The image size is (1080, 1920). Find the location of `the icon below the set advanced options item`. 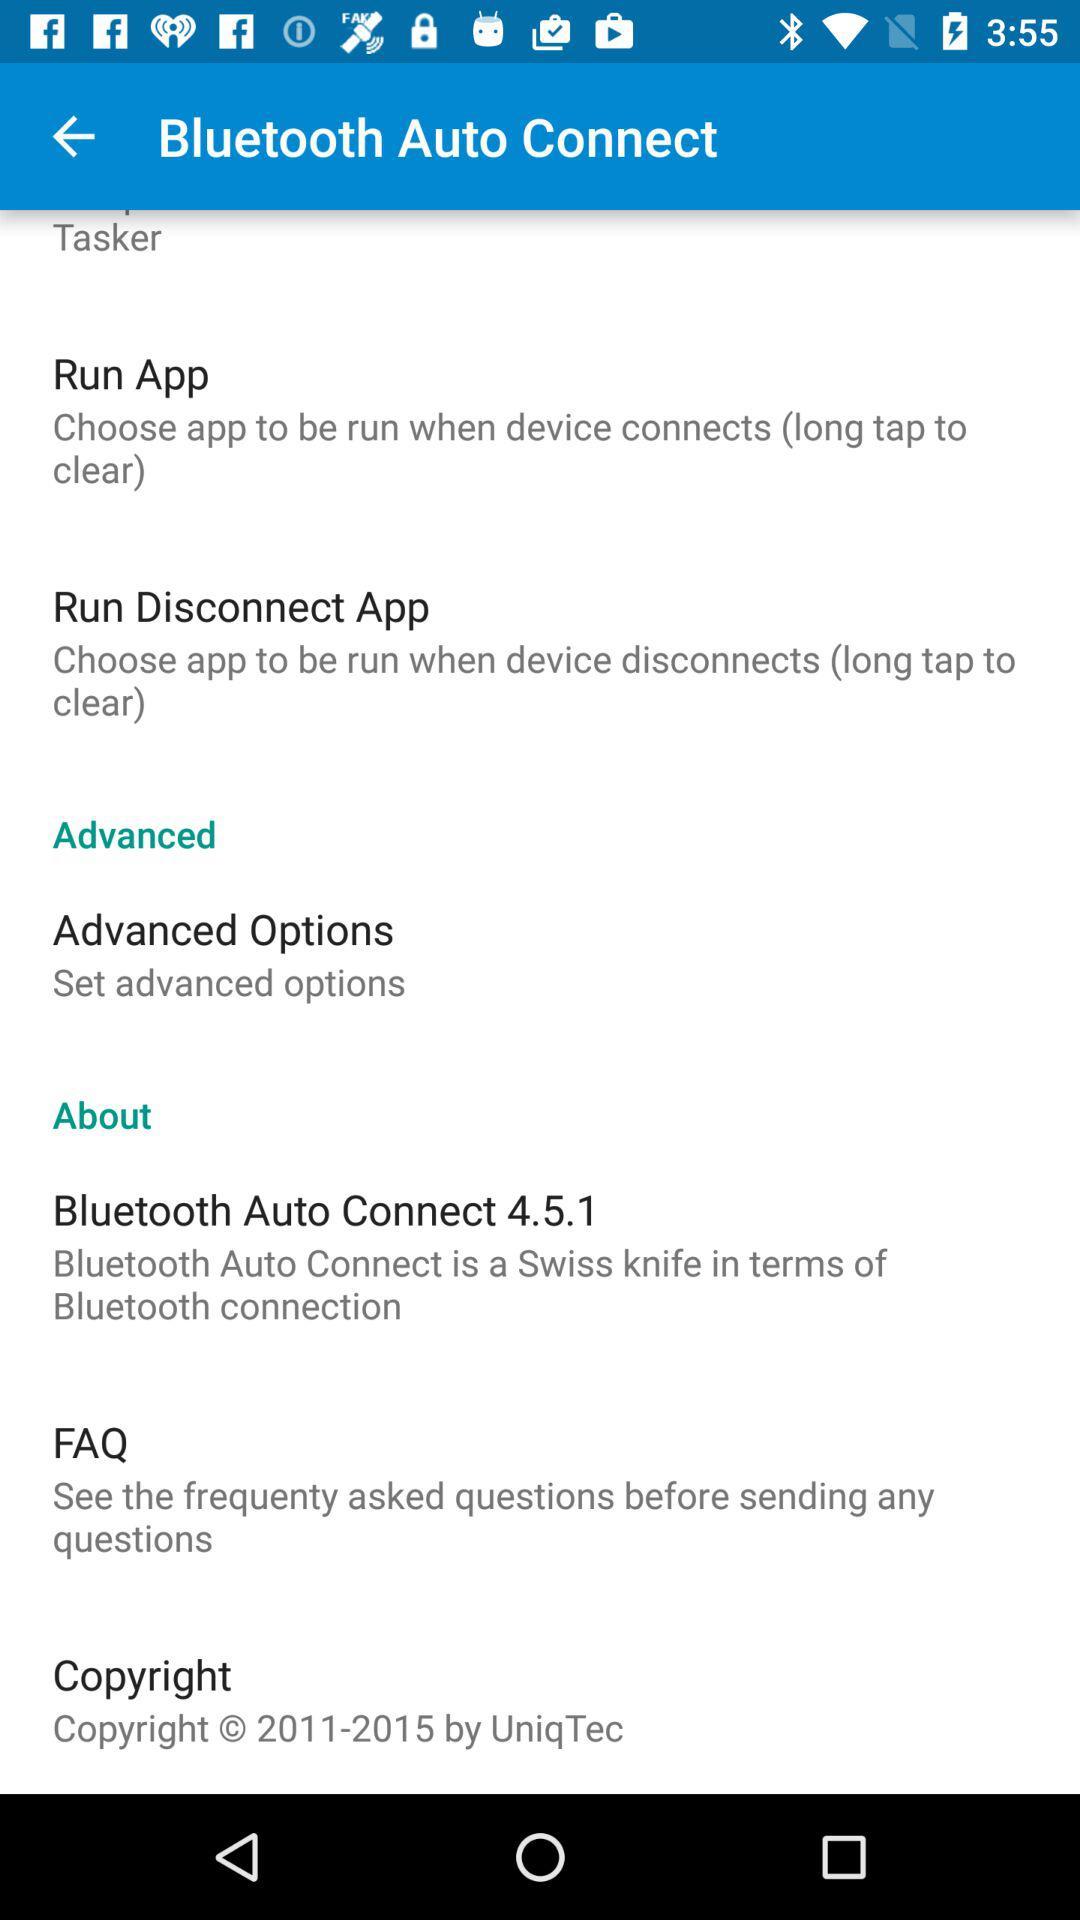

the icon below the set advanced options item is located at coordinates (540, 1092).